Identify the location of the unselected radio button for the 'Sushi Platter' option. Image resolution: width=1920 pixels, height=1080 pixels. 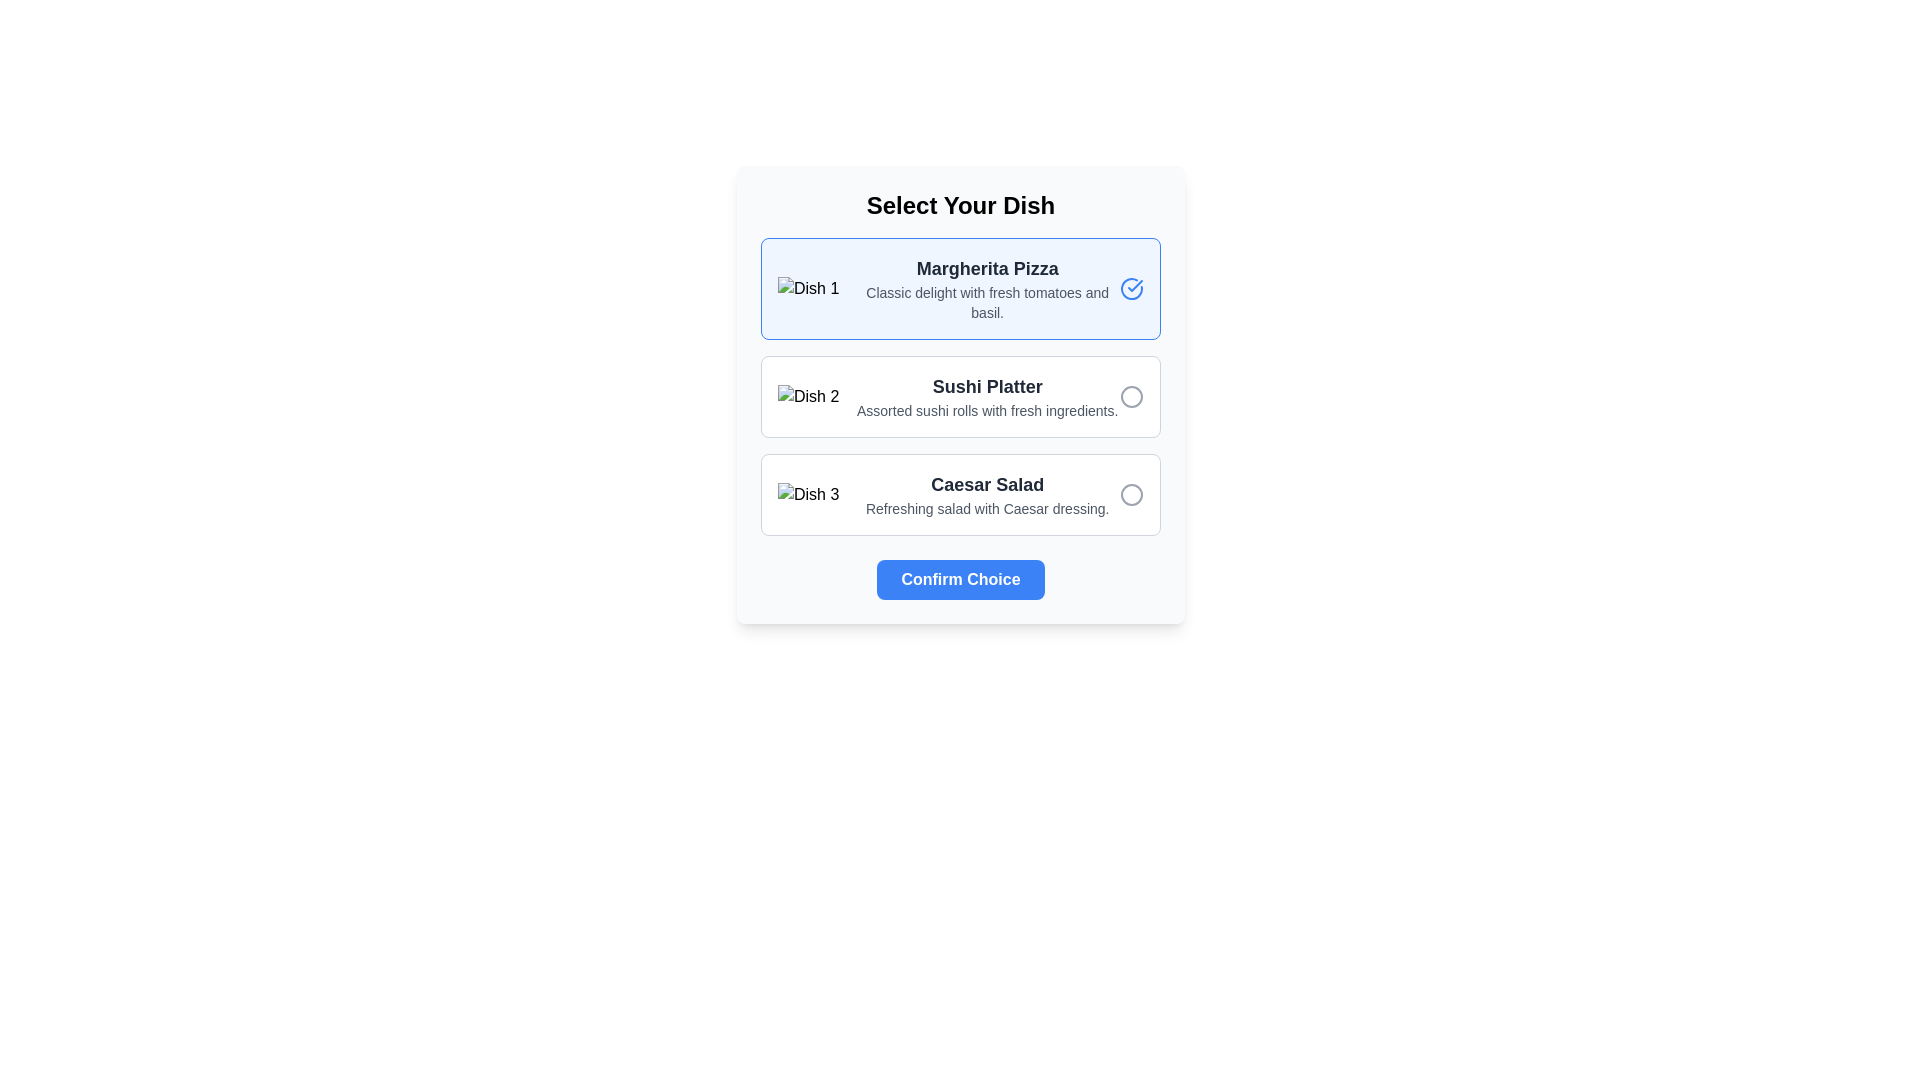
(1132, 397).